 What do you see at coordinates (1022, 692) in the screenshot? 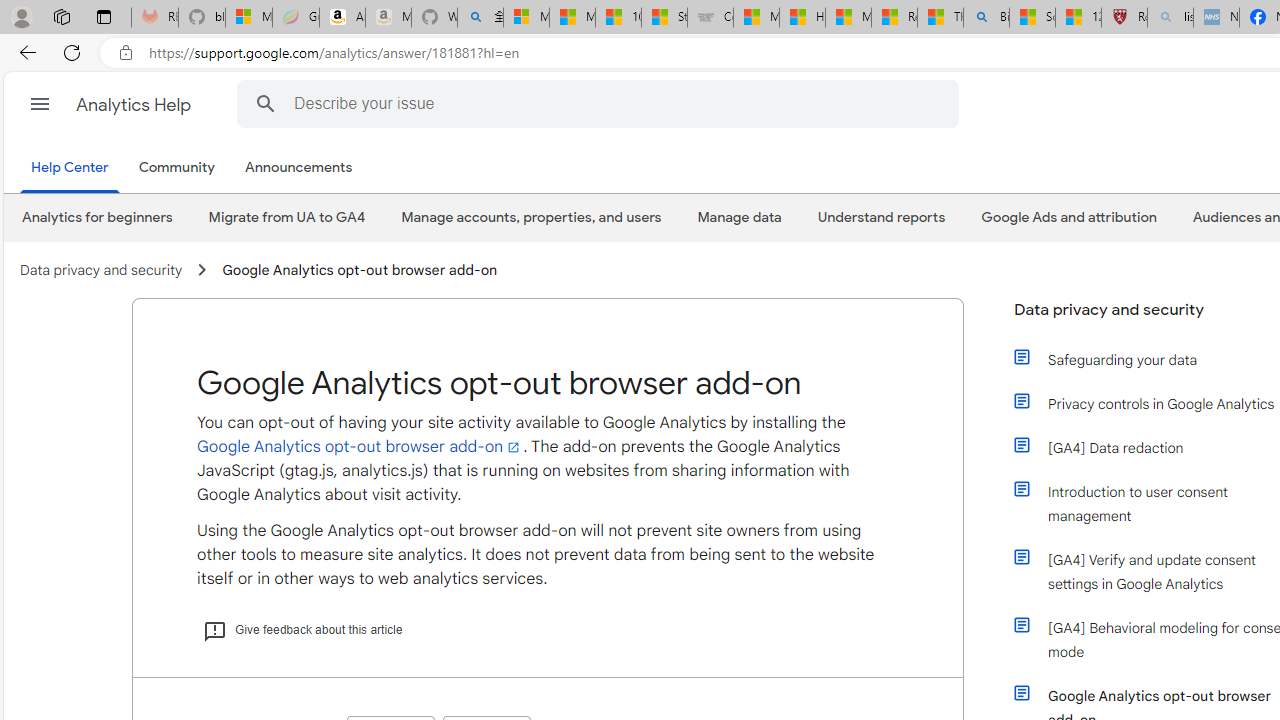
I see `'Class: article'` at bounding box center [1022, 692].